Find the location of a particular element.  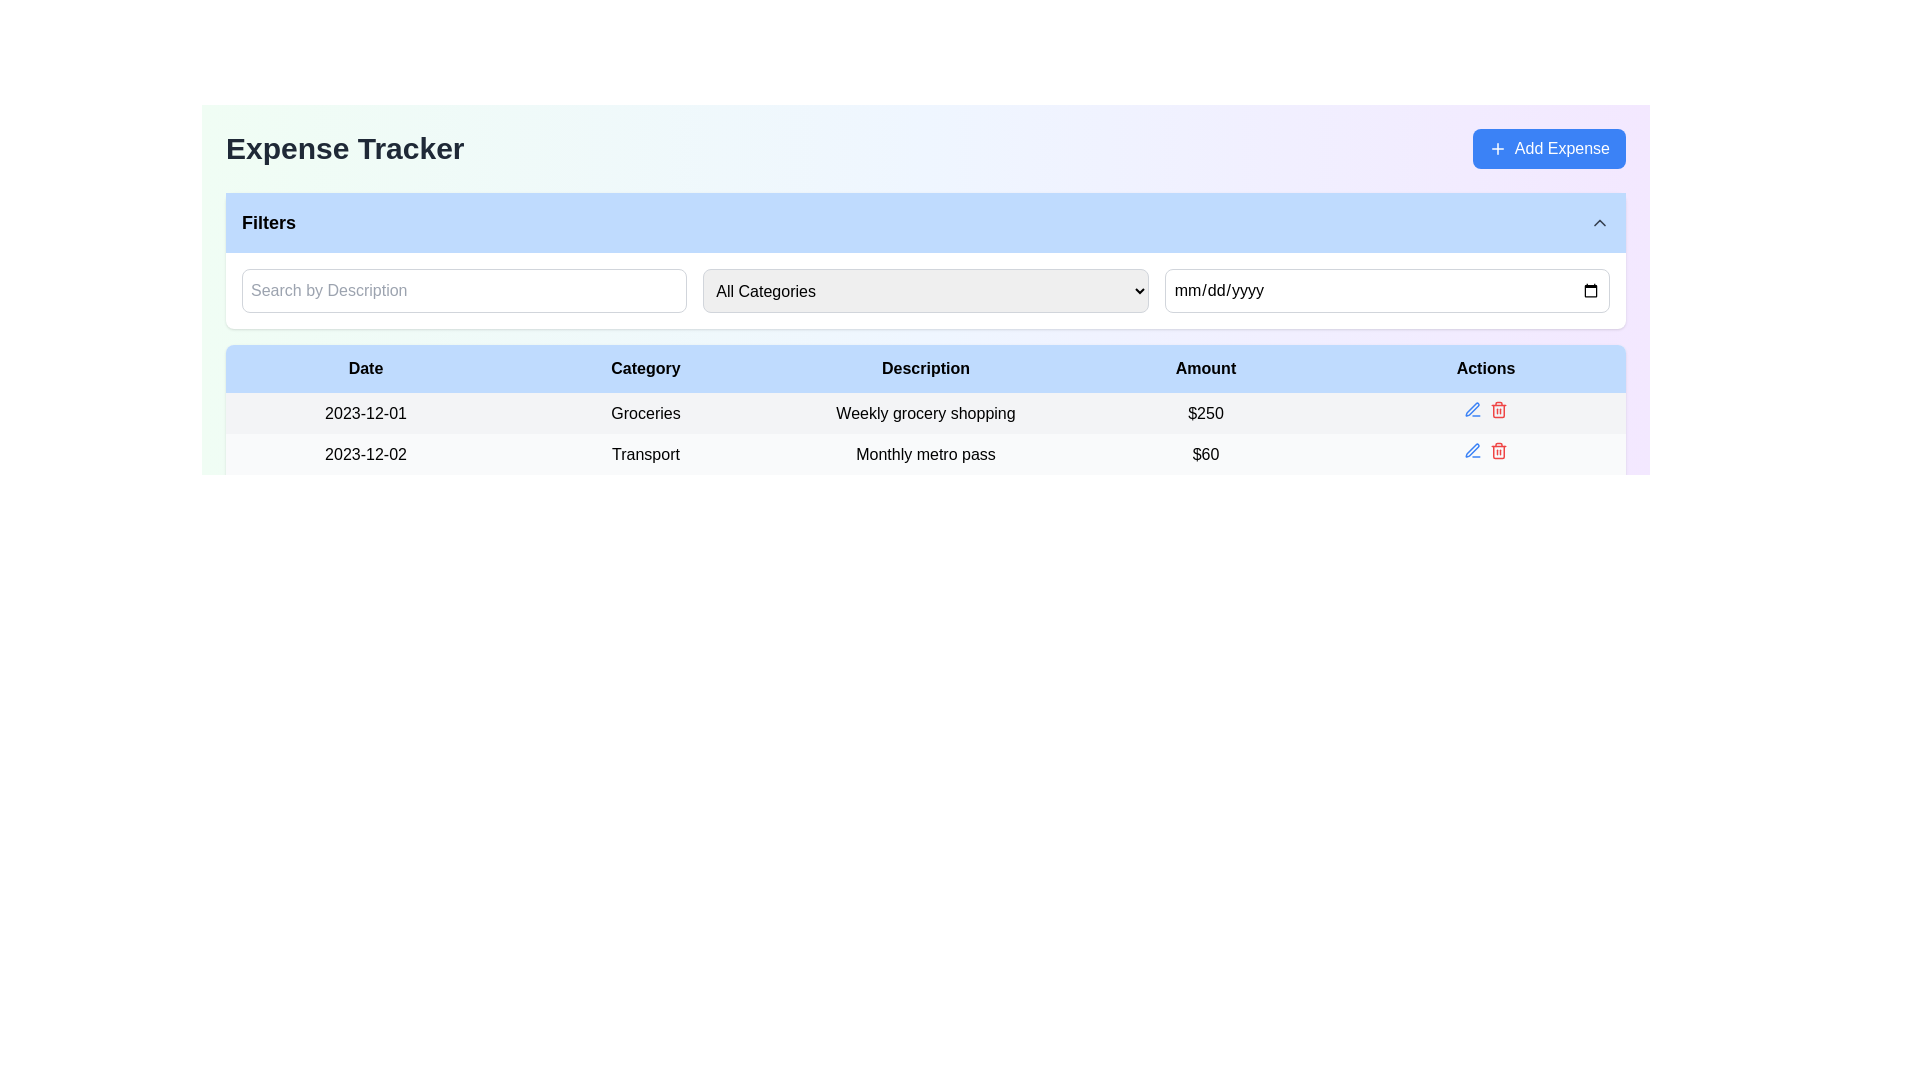

the second row of the table that describes a financial transaction, which includes the date '2023-12-02', category 'Transport', description 'Monthly metro pass', and amount '$60' is located at coordinates (925, 454).